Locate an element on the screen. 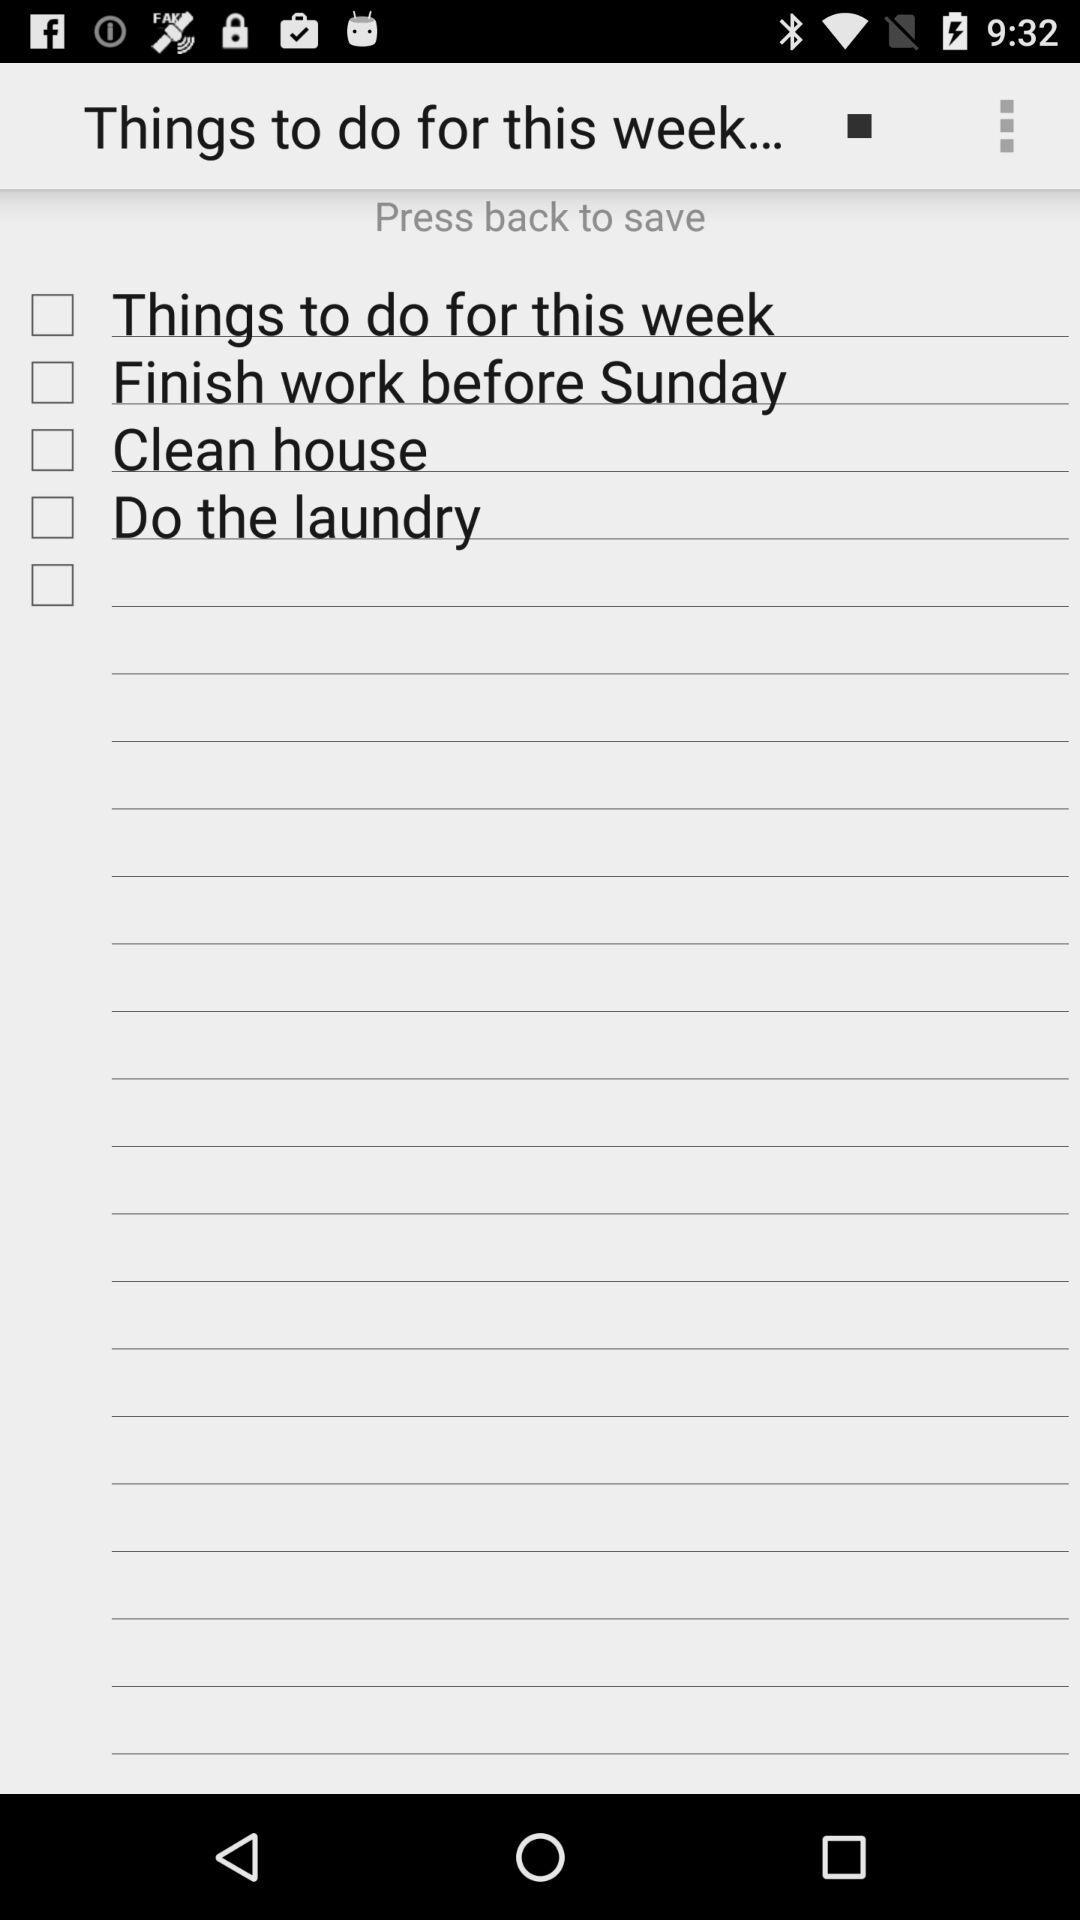 The image size is (1080, 1920). select option is located at coordinates (46, 314).